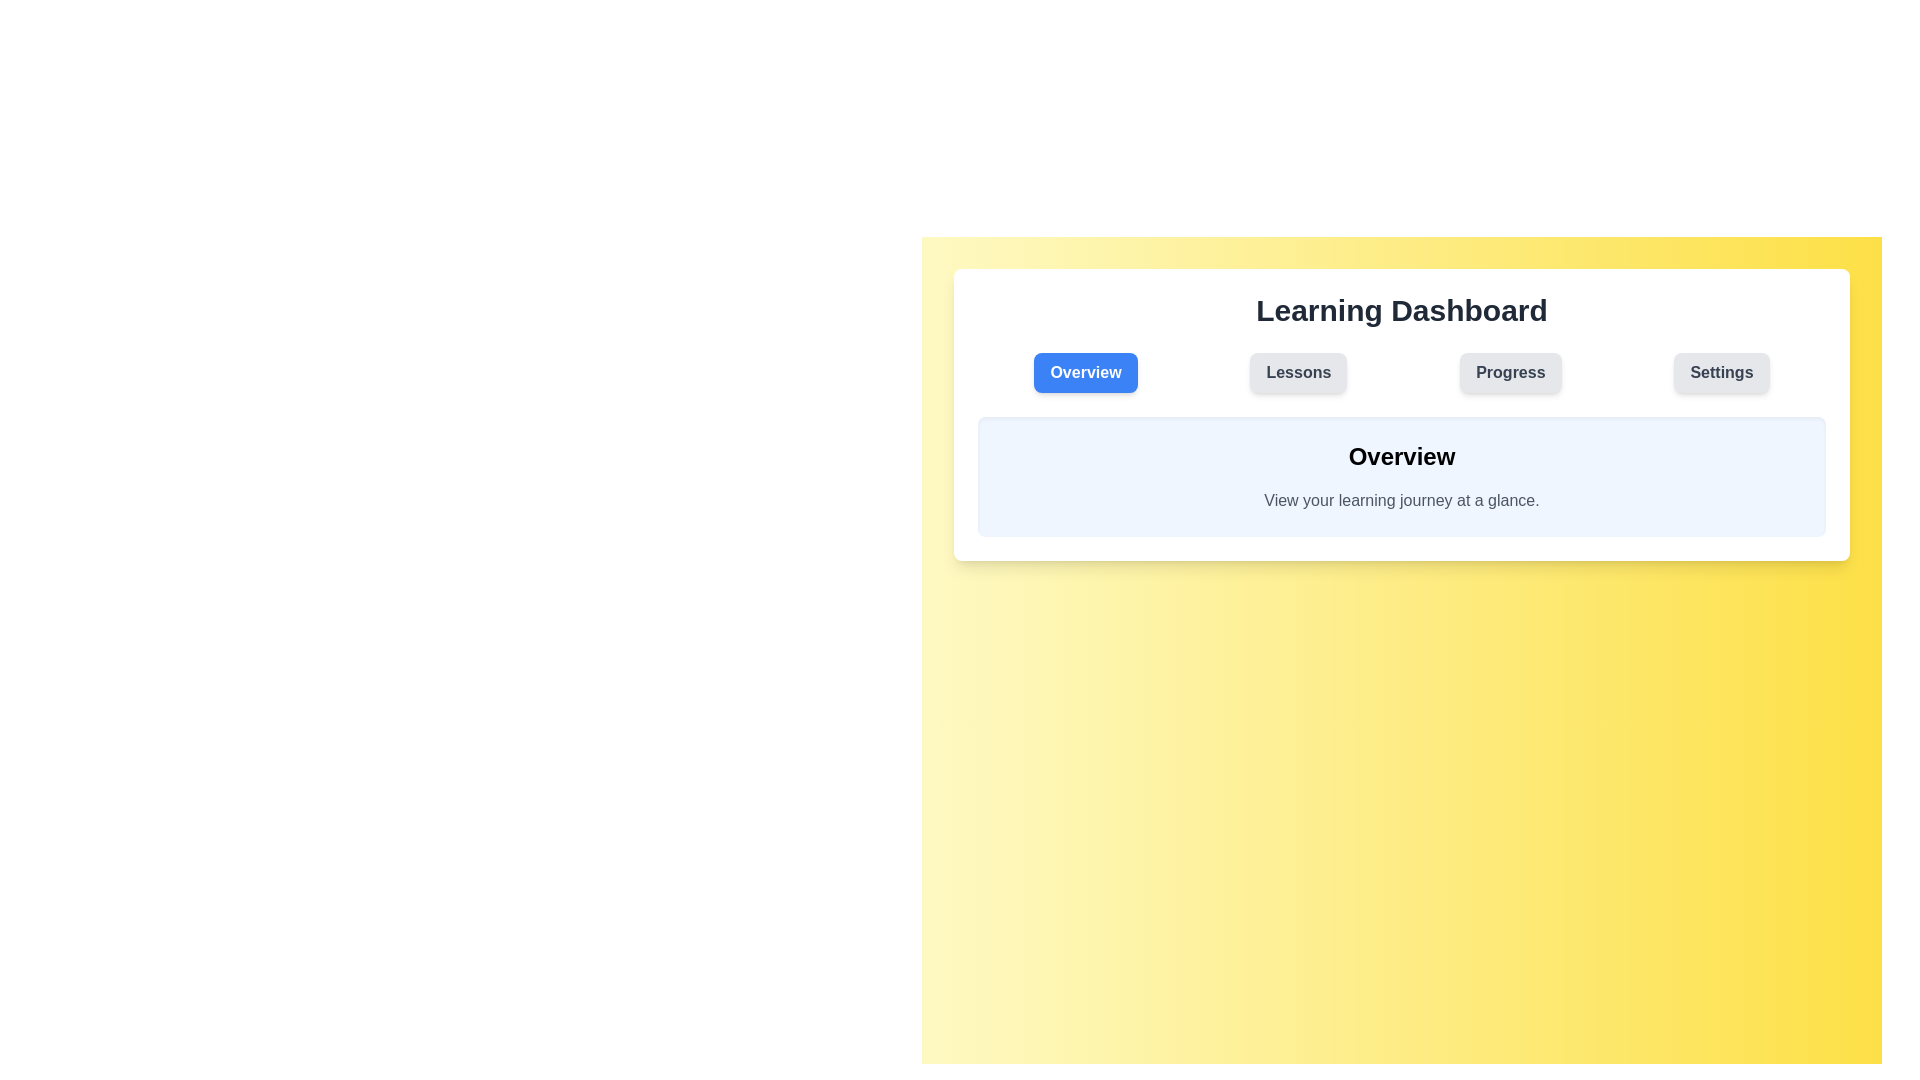  What do you see at coordinates (1084, 373) in the screenshot?
I see `the tab labeled Overview to observe its interactive effect` at bounding box center [1084, 373].